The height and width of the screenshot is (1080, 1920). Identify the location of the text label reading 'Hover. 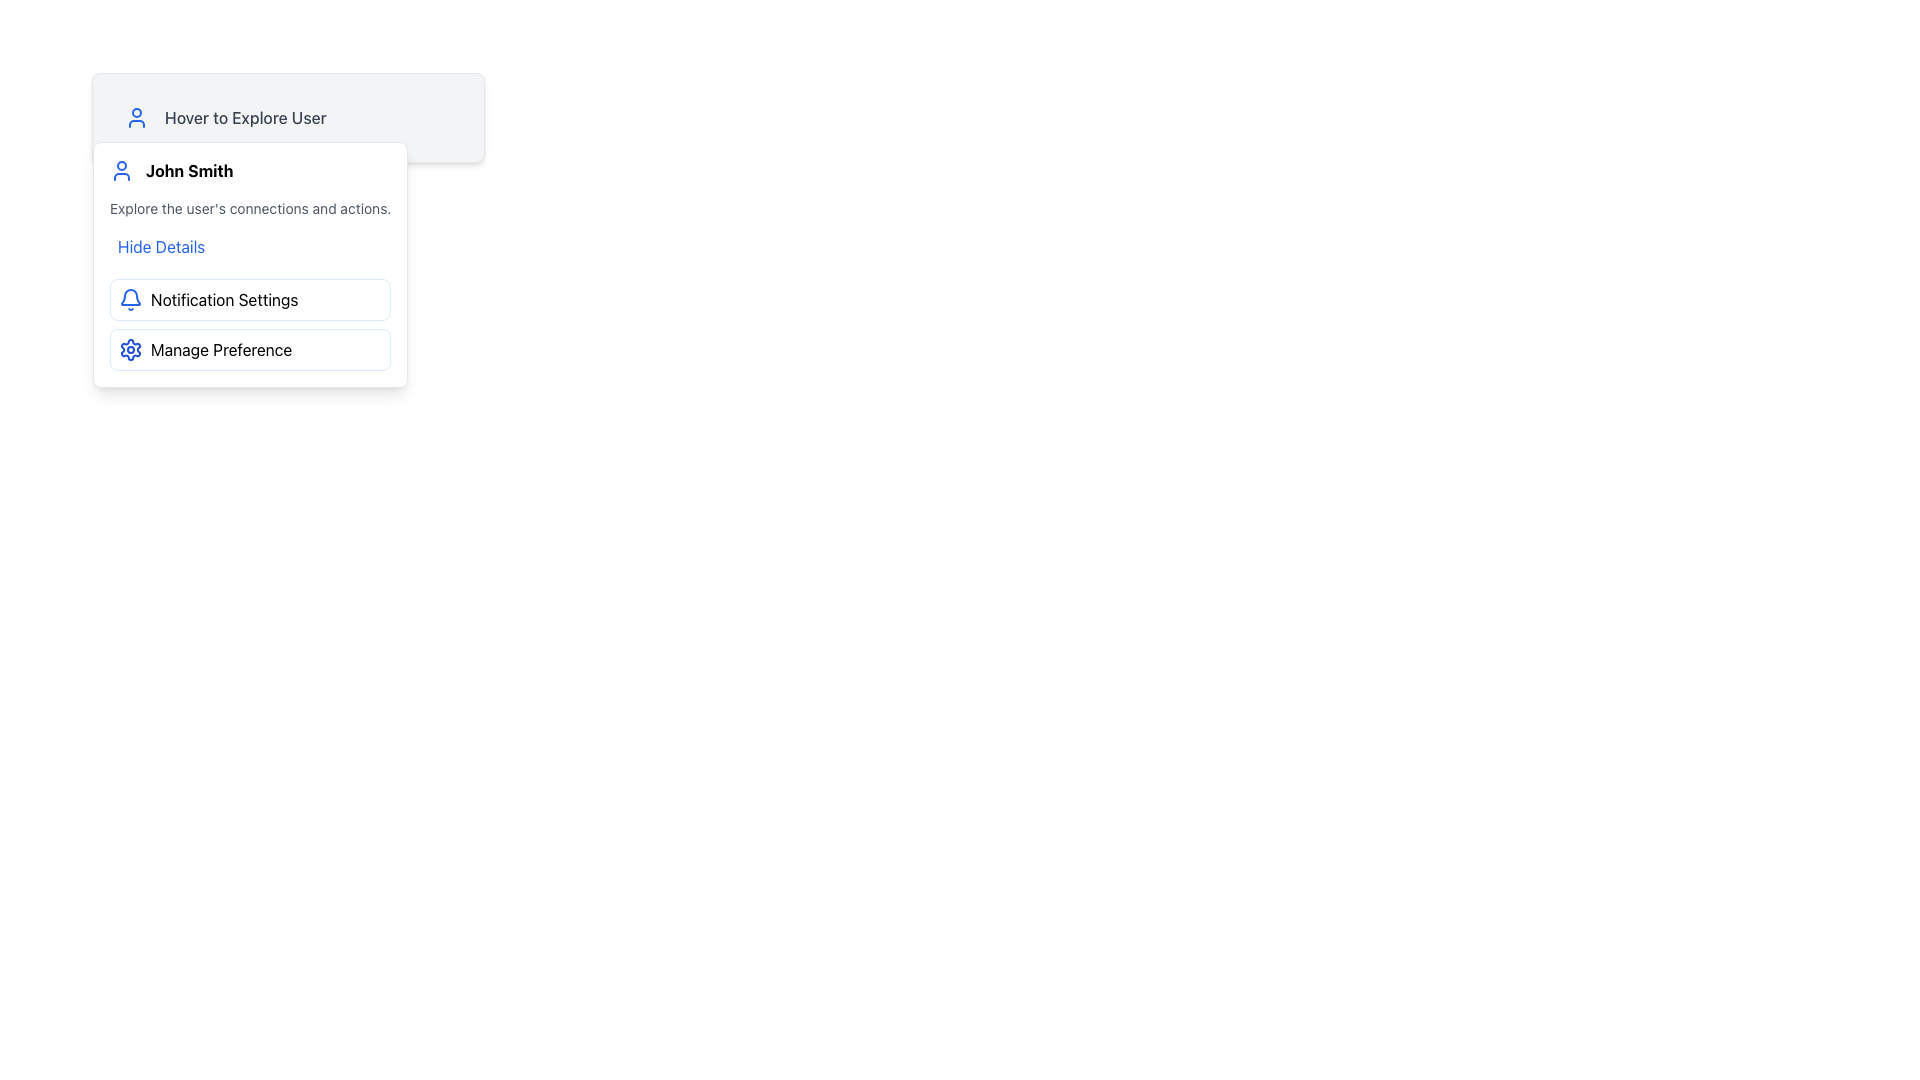
(244, 118).